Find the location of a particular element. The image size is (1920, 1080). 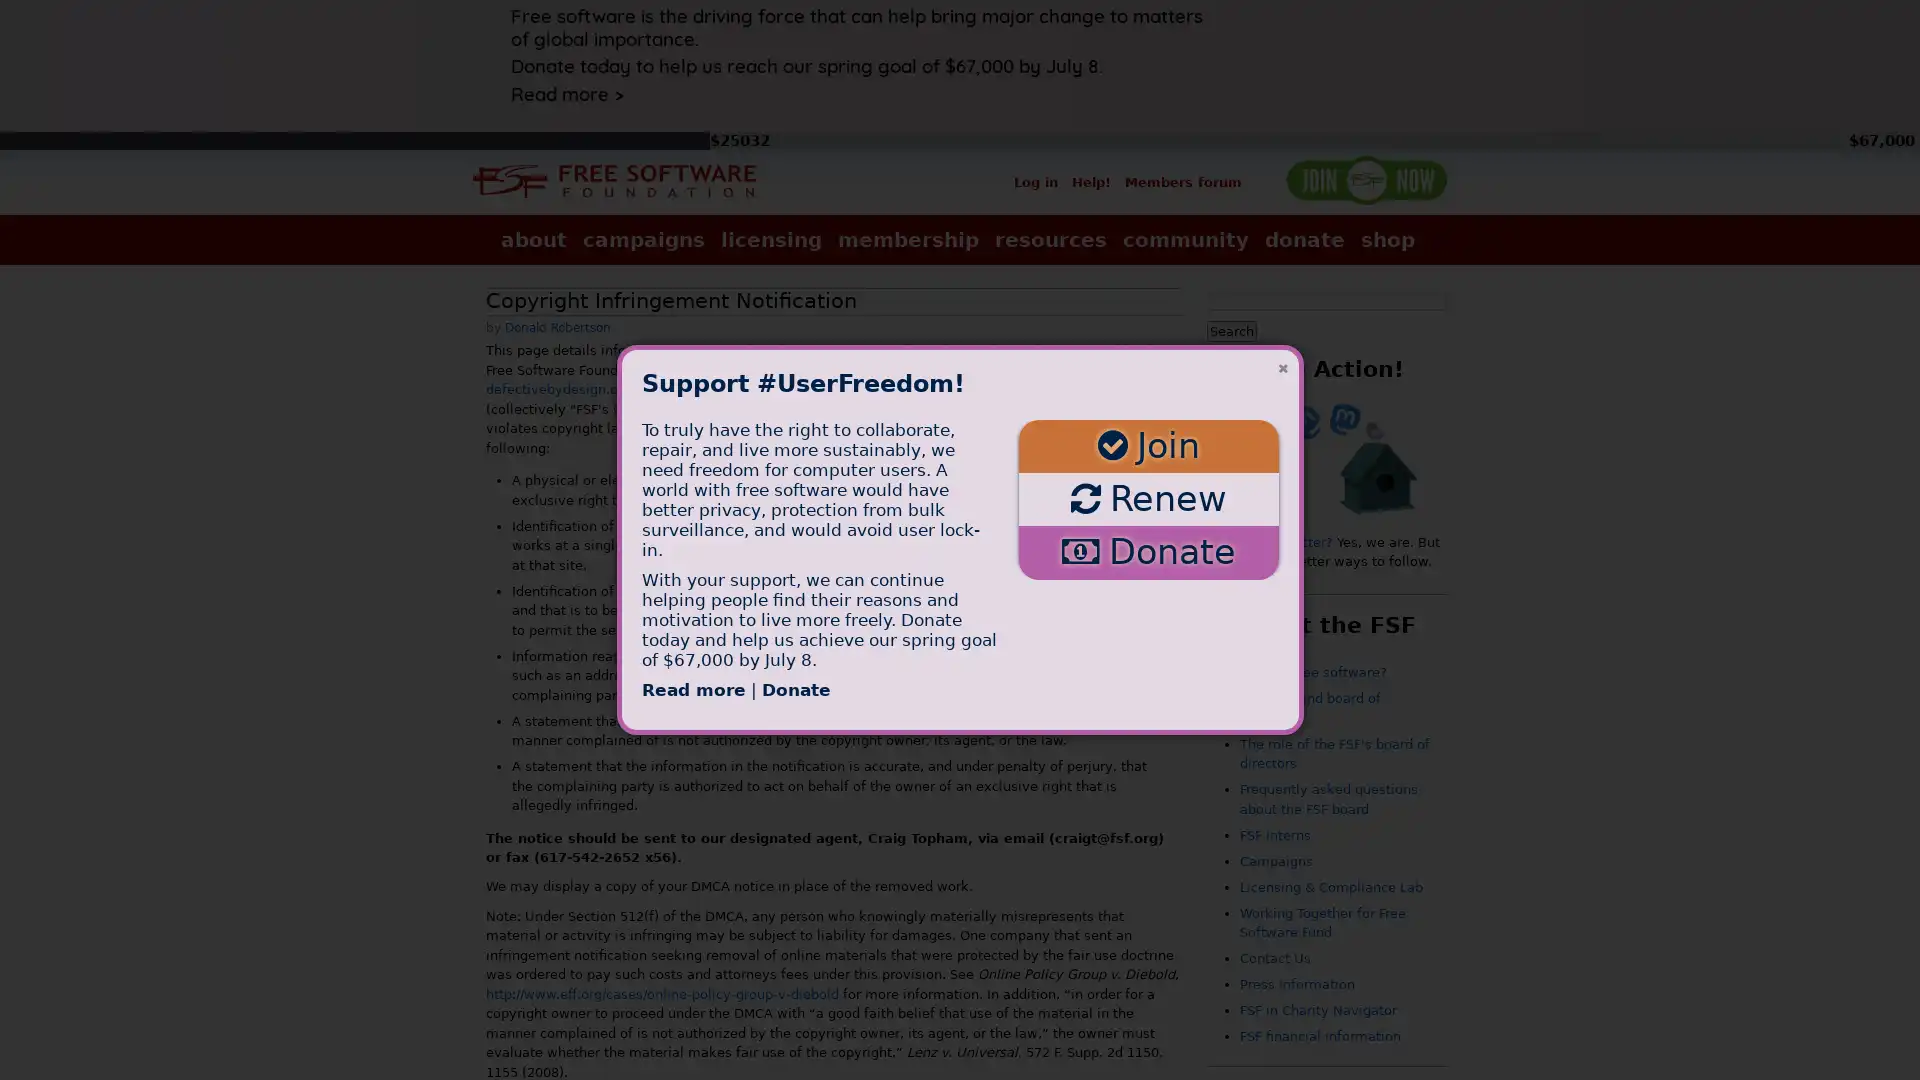

Search is located at coordinates (1231, 329).